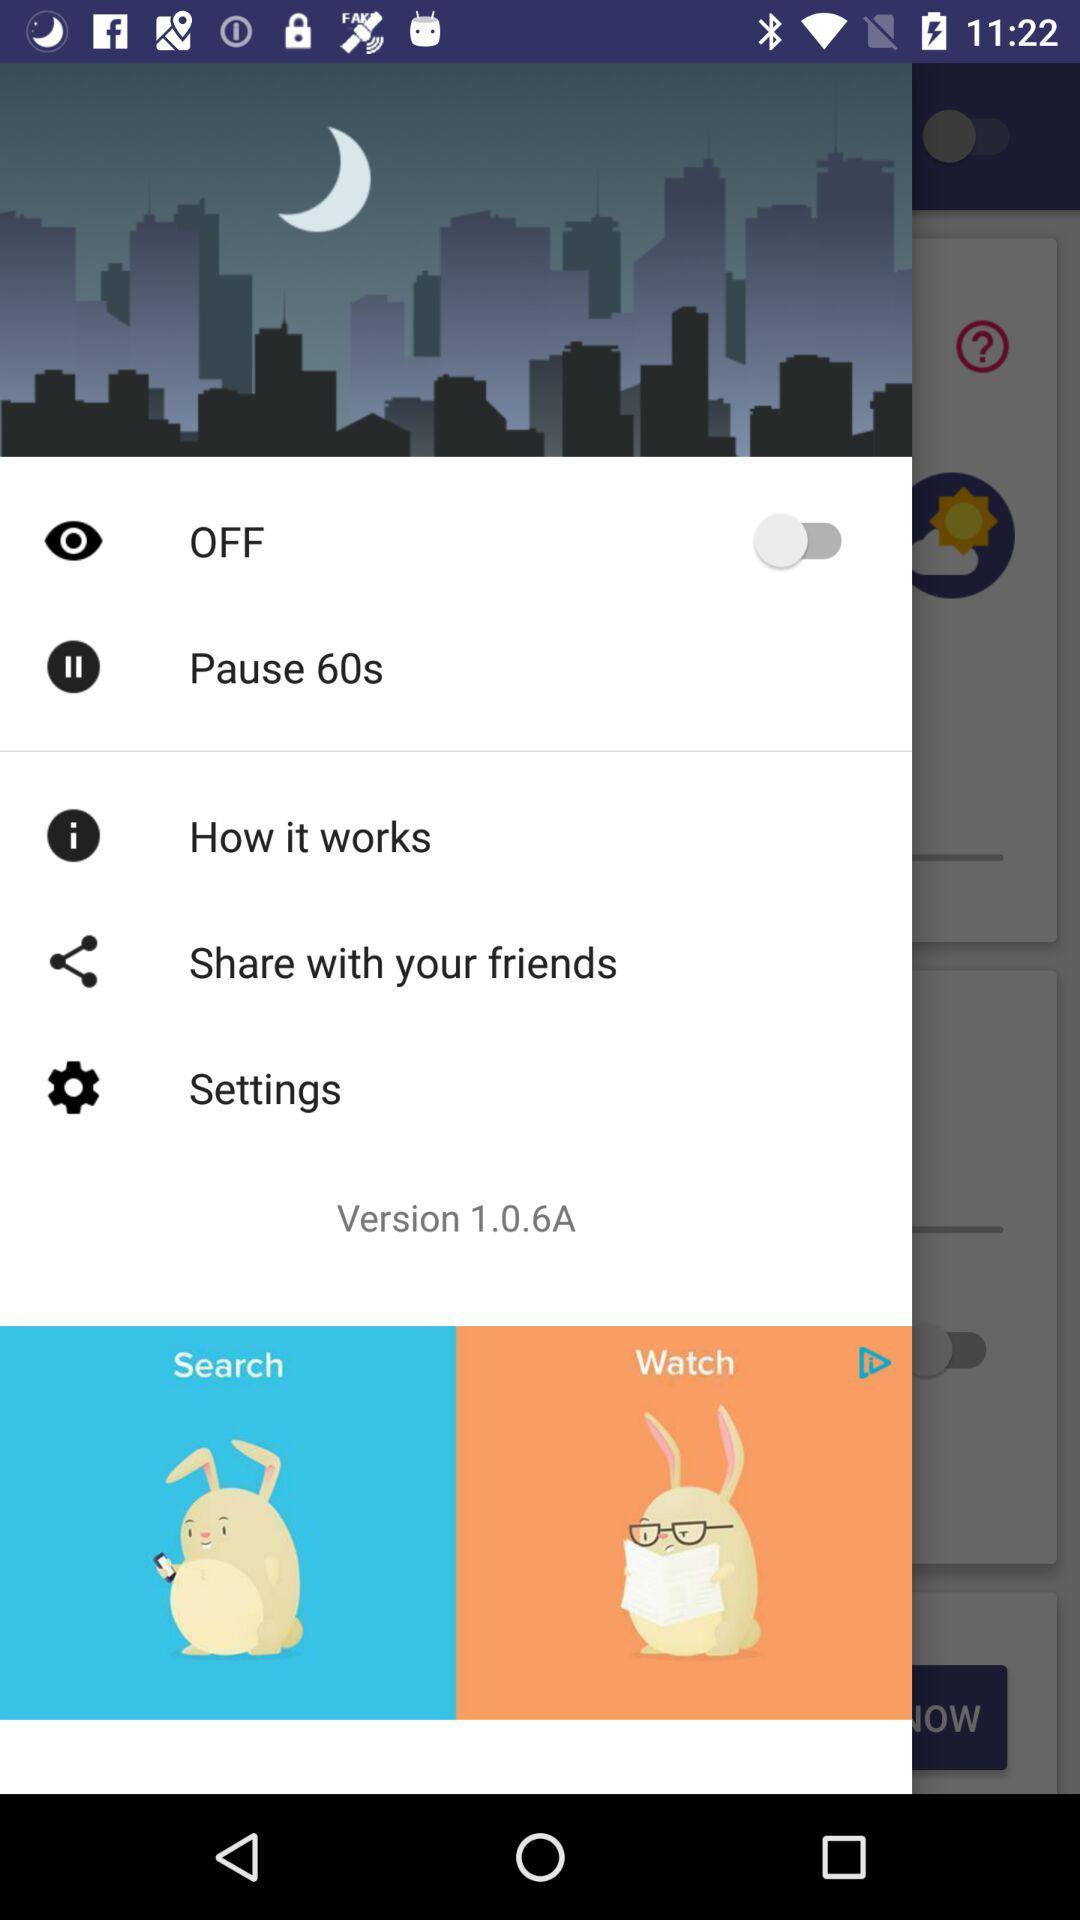 This screenshot has height=1920, width=1080. I want to click on setting page, so click(974, 135).